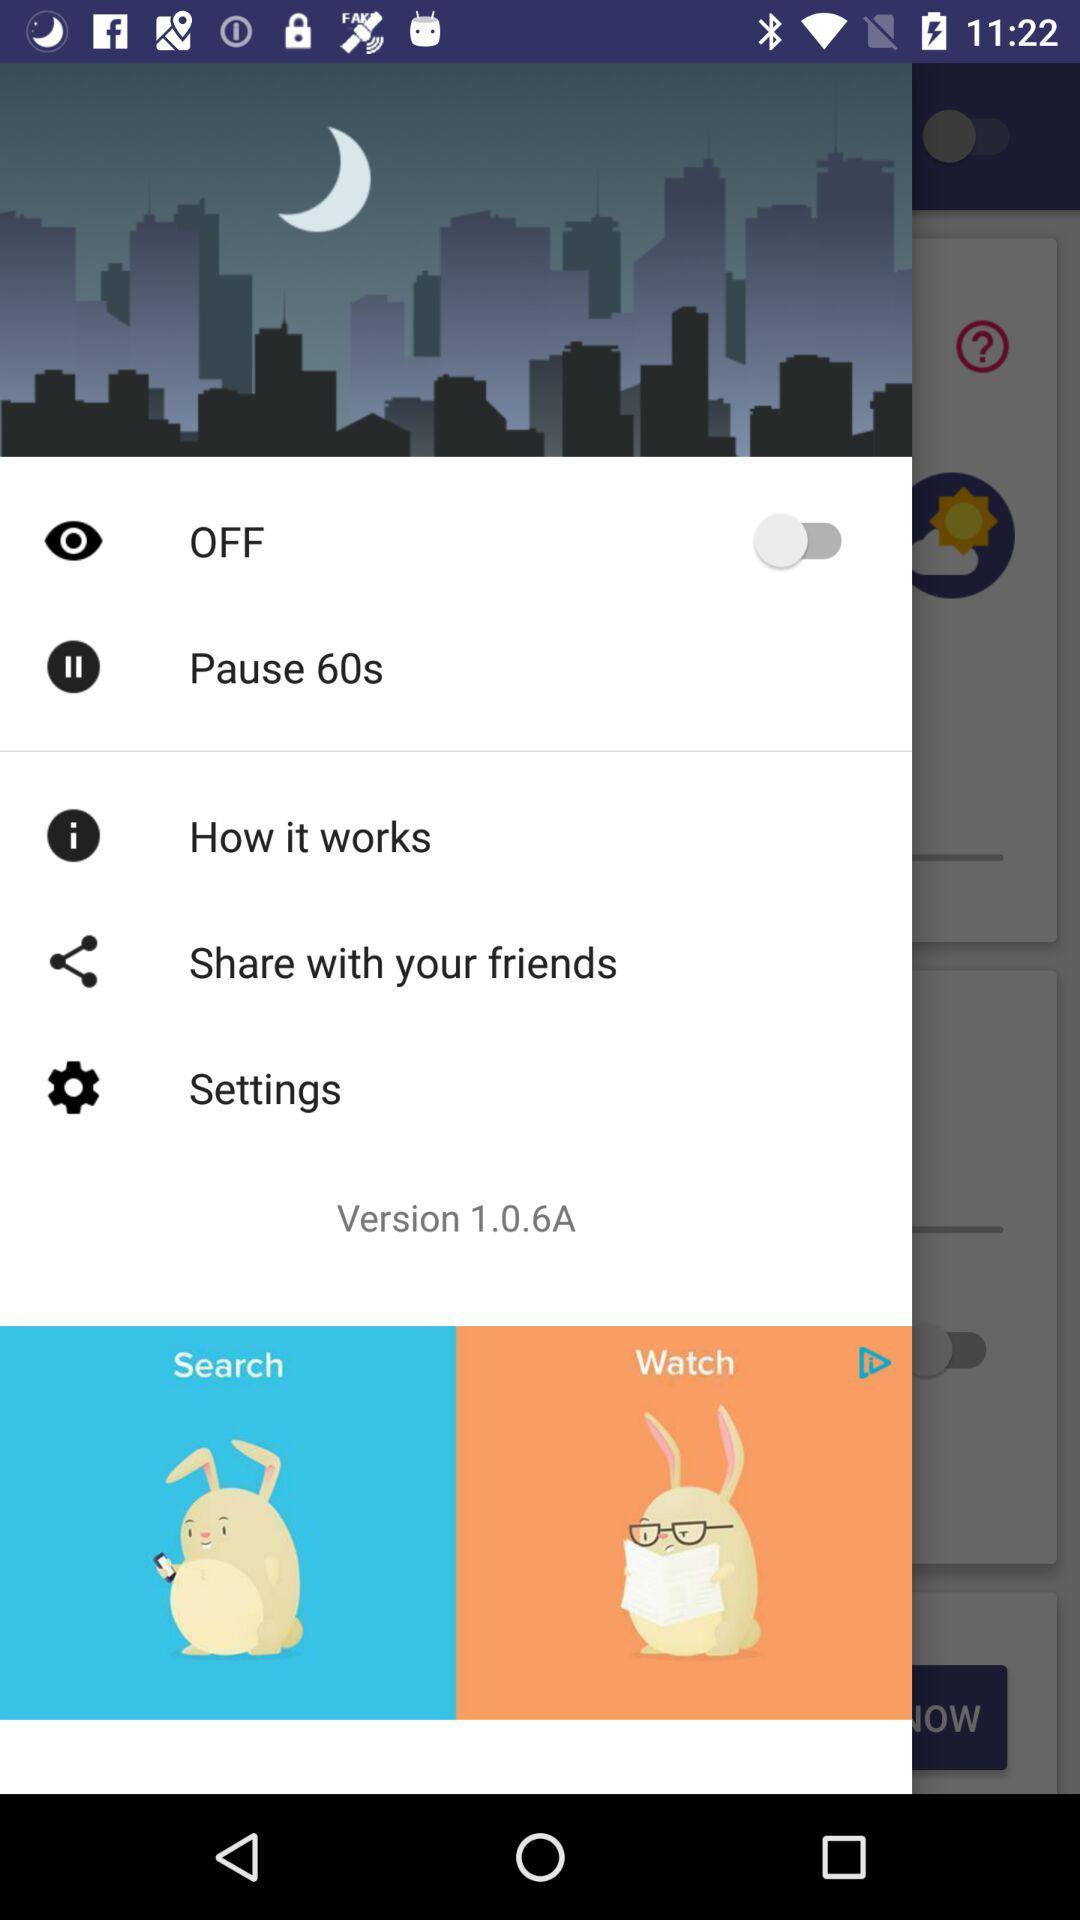 This screenshot has height=1920, width=1080. I want to click on setting page, so click(974, 135).